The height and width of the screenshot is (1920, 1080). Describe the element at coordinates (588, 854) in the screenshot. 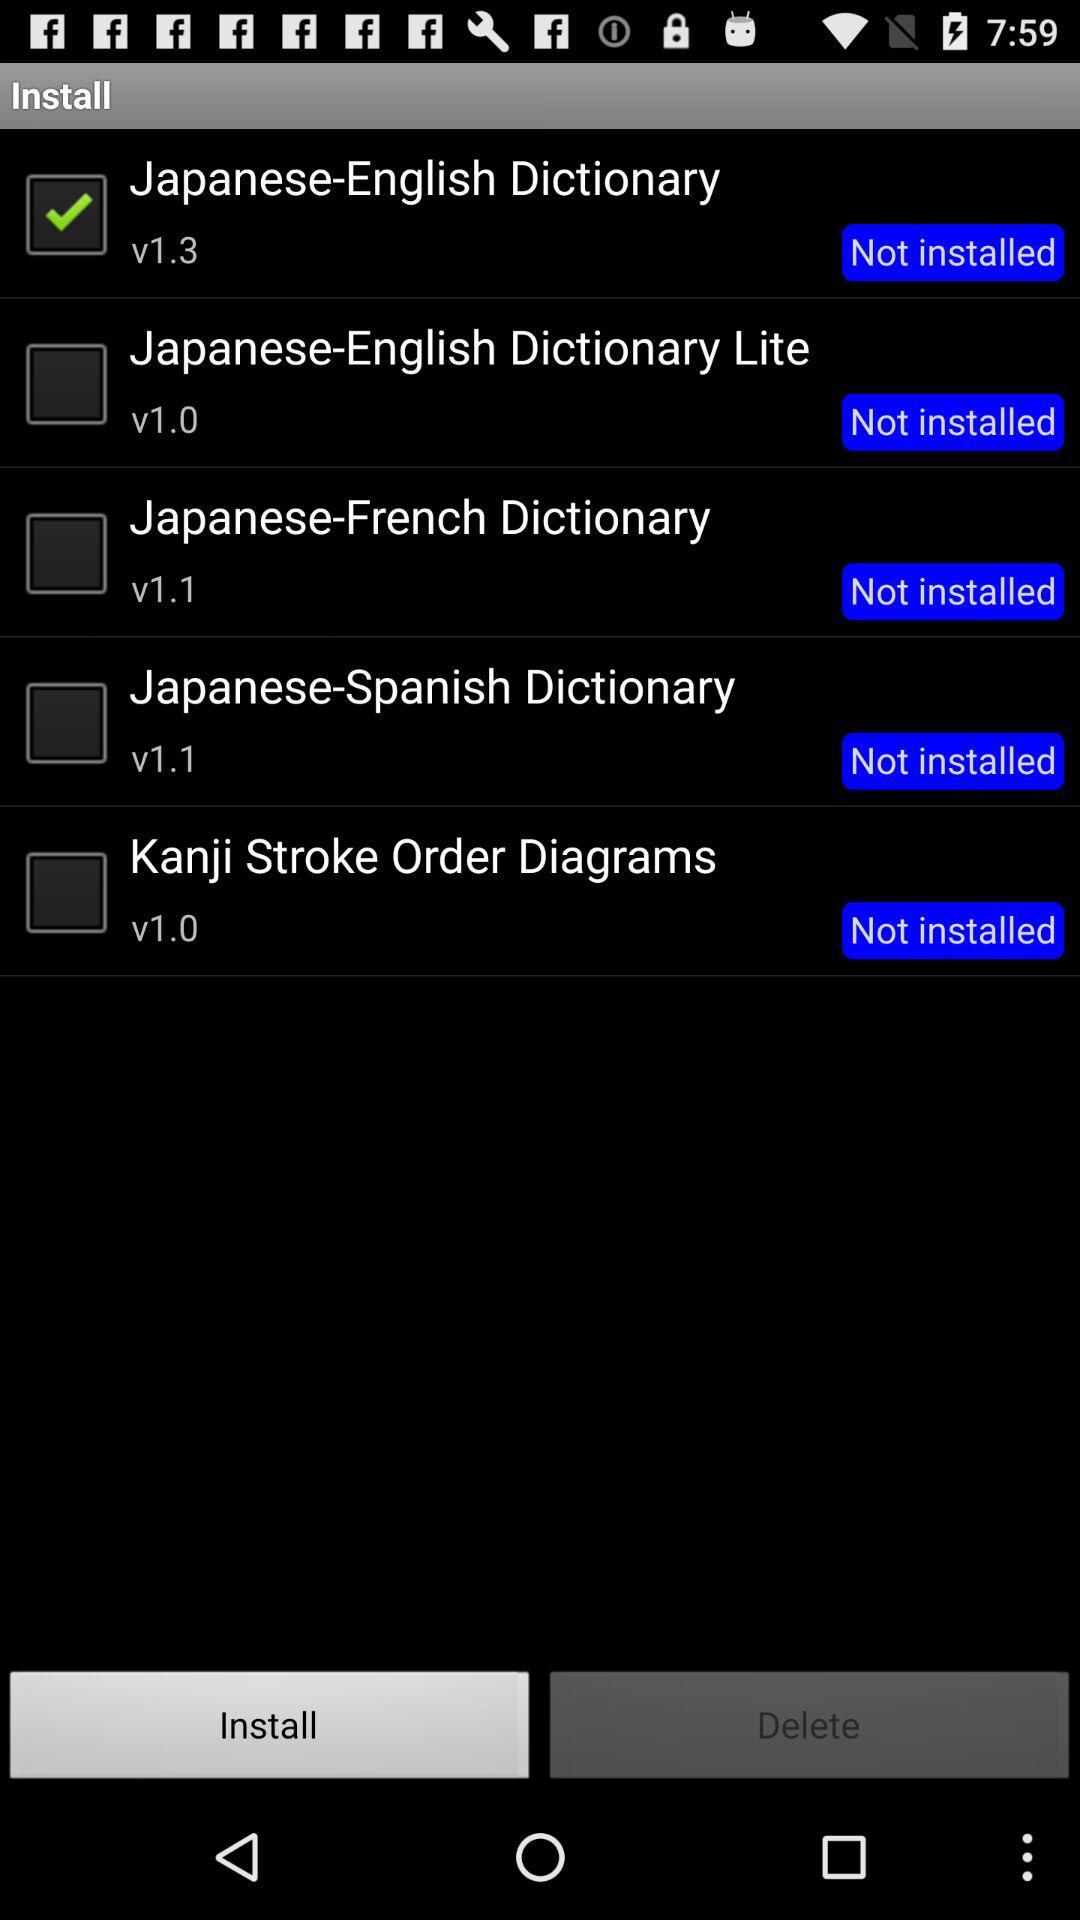

I see `the app above the v1.0 icon` at that location.